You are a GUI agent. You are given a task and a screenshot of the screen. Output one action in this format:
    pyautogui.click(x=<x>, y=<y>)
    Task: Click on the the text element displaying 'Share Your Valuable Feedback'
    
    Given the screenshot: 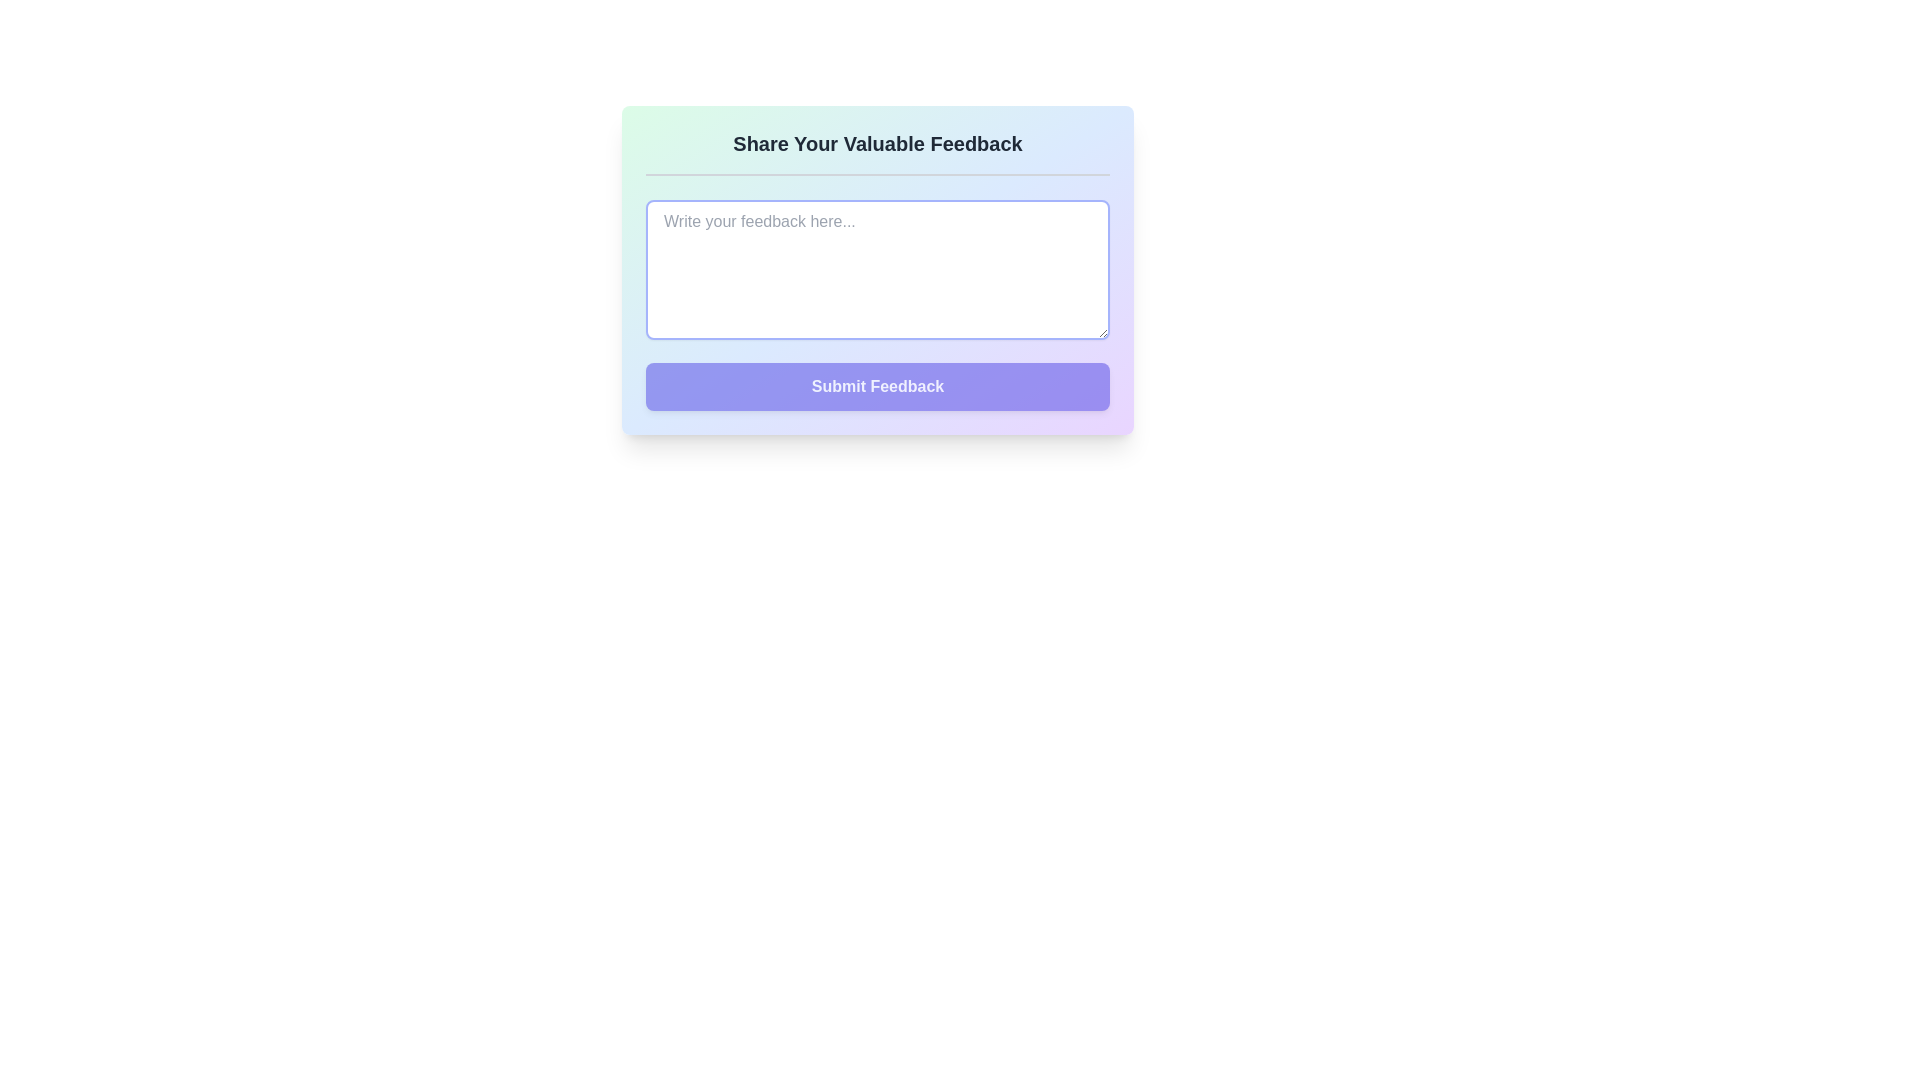 What is the action you would take?
    pyautogui.click(x=878, y=142)
    